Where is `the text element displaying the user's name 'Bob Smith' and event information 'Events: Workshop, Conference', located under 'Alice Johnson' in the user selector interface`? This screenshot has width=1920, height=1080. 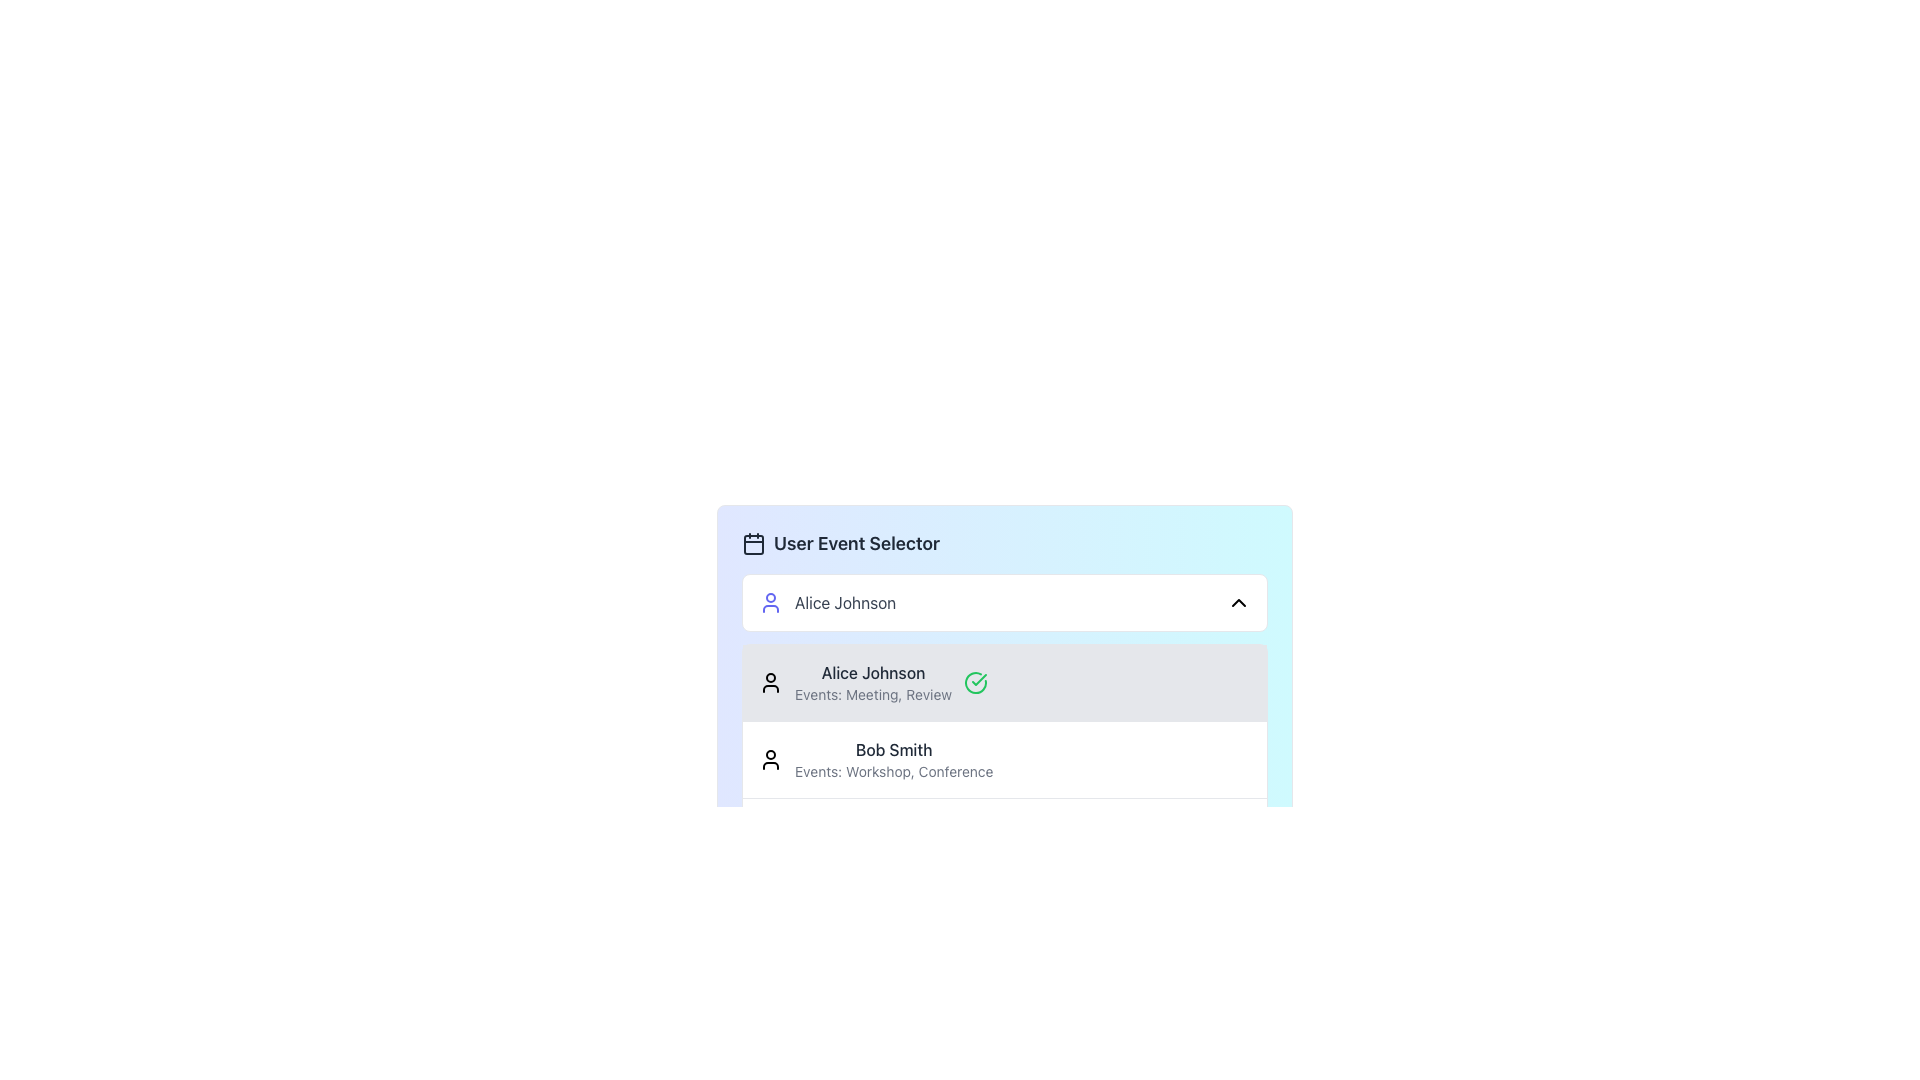 the text element displaying the user's name 'Bob Smith' and event information 'Events: Workshop, Conference', located under 'Alice Johnson' in the user selector interface is located at coordinates (893, 759).